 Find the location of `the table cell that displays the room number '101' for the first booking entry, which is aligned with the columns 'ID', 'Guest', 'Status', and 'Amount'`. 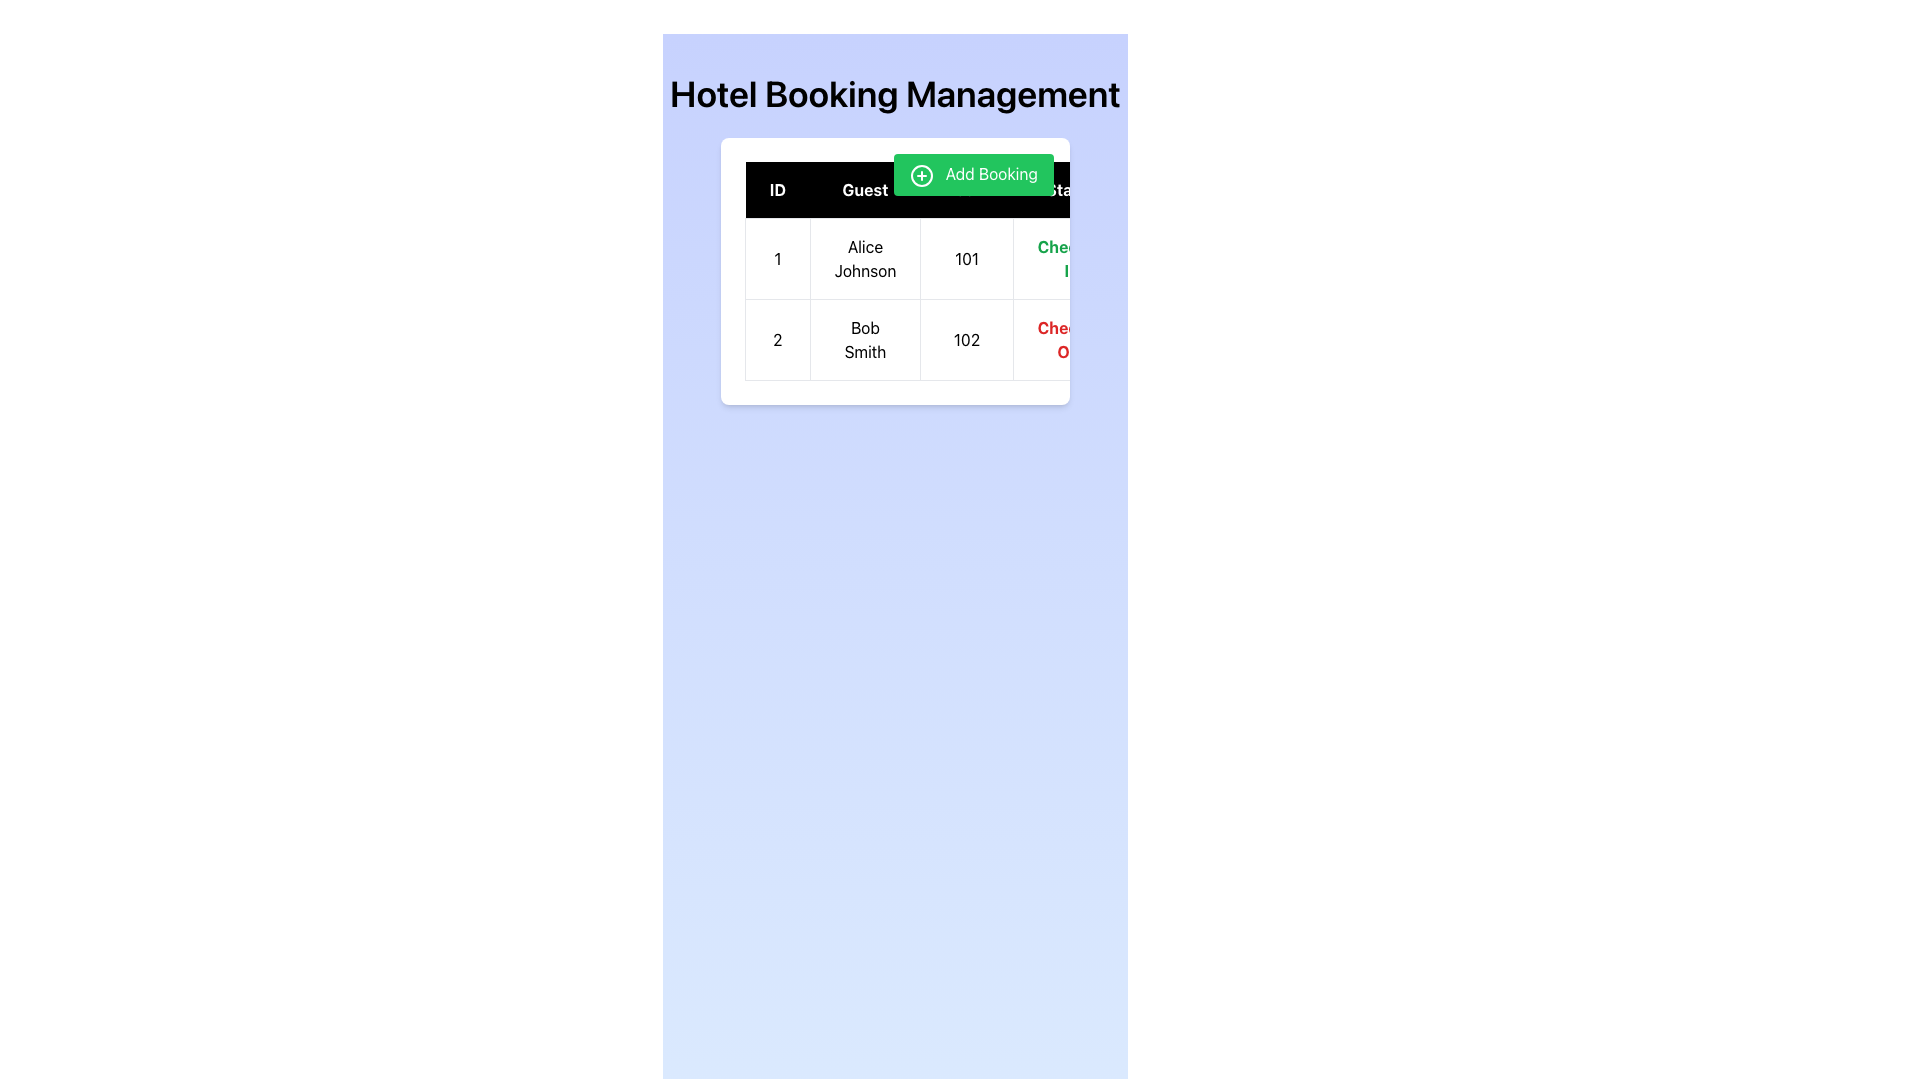

the table cell that displays the room number '101' for the first booking entry, which is aligned with the columns 'ID', 'Guest', 'Status', and 'Amount' is located at coordinates (993, 299).